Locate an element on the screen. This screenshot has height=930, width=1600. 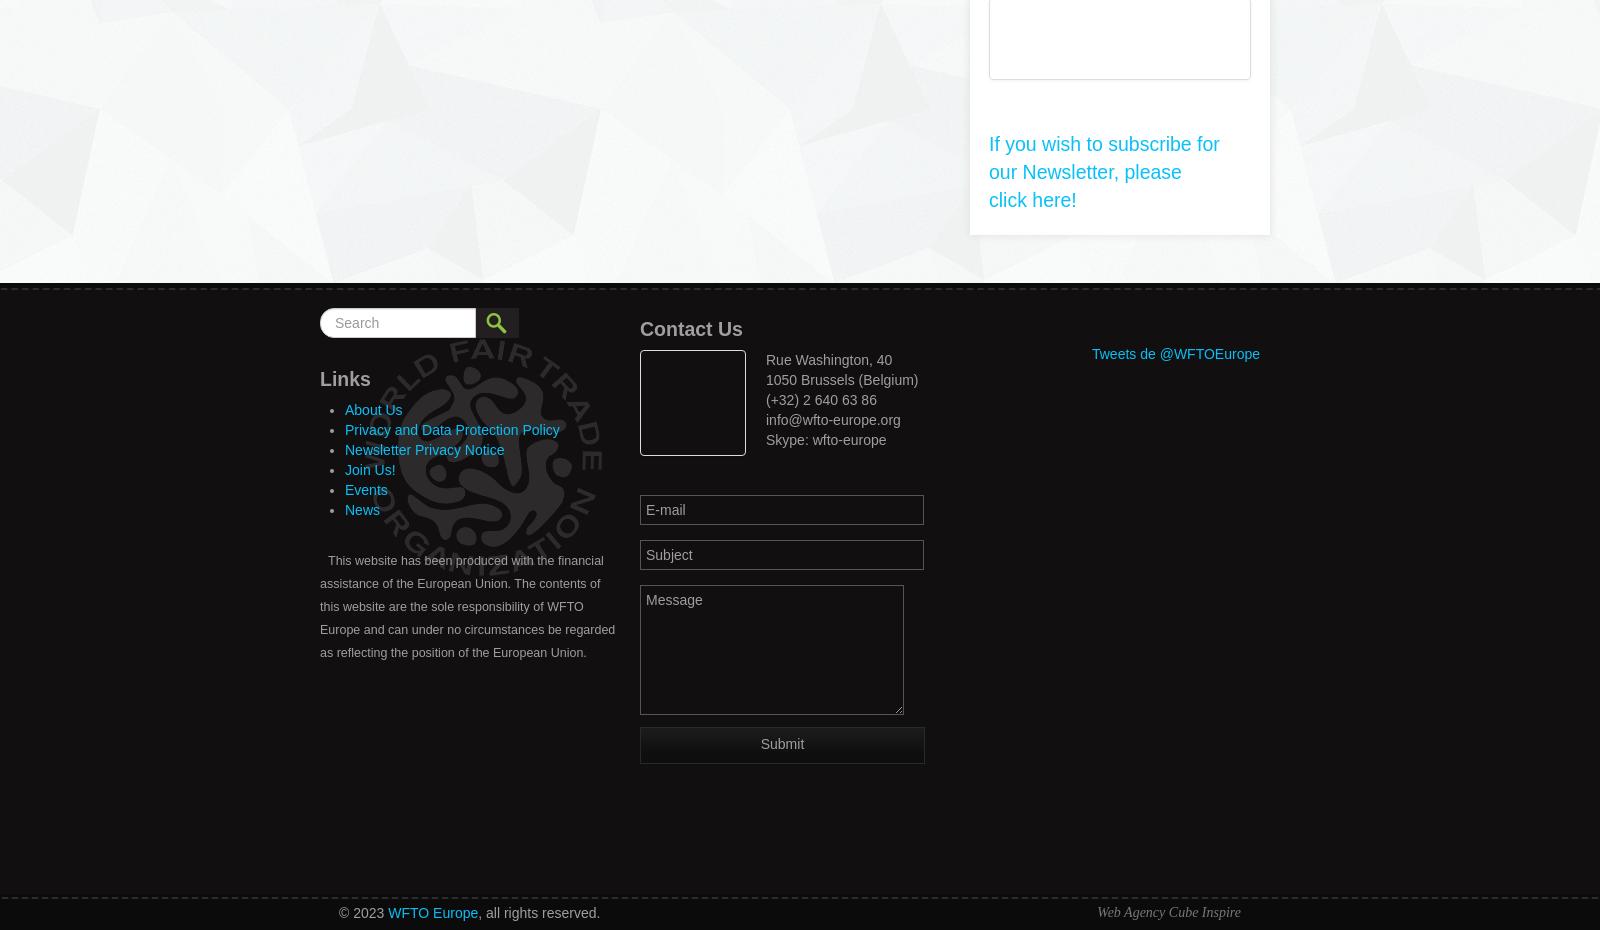
'About Us' is located at coordinates (373, 409).